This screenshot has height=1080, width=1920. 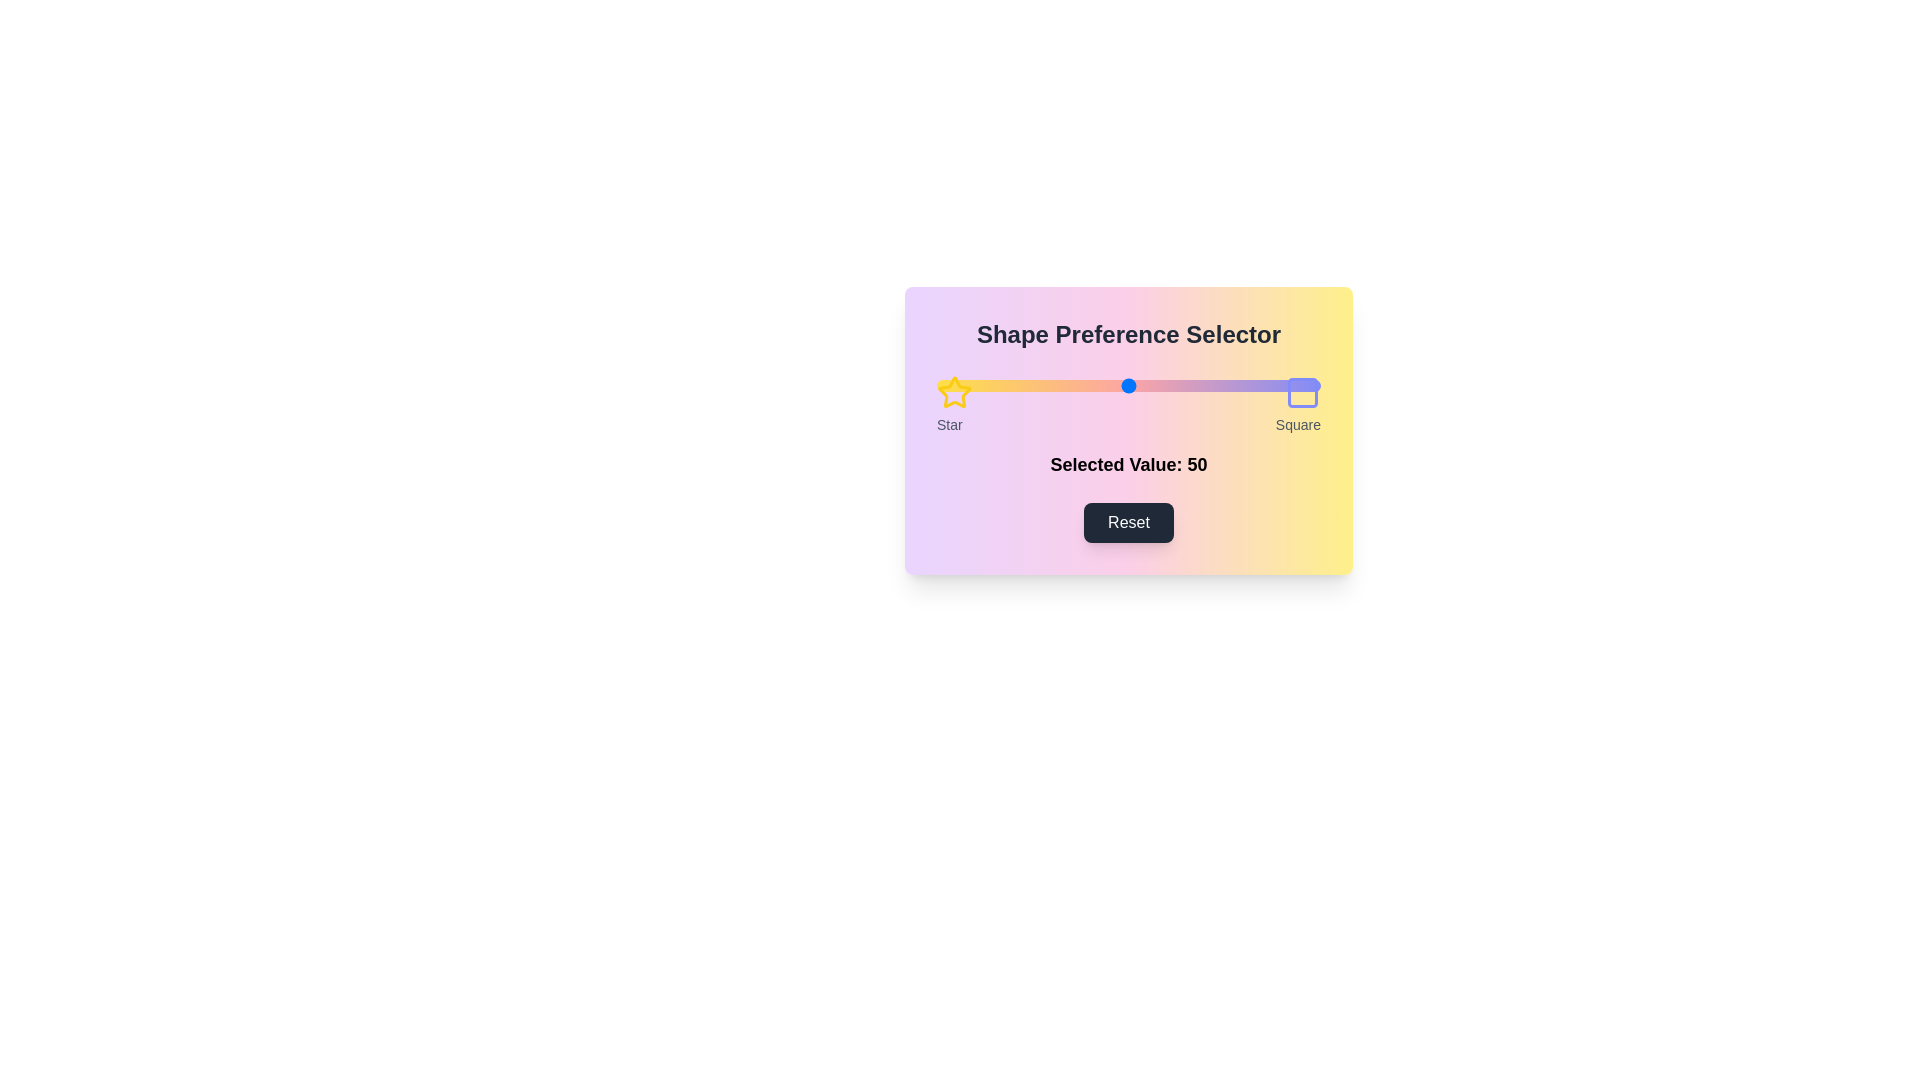 I want to click on the slider to set the preference value to 88, so click(x=1273, y=385).